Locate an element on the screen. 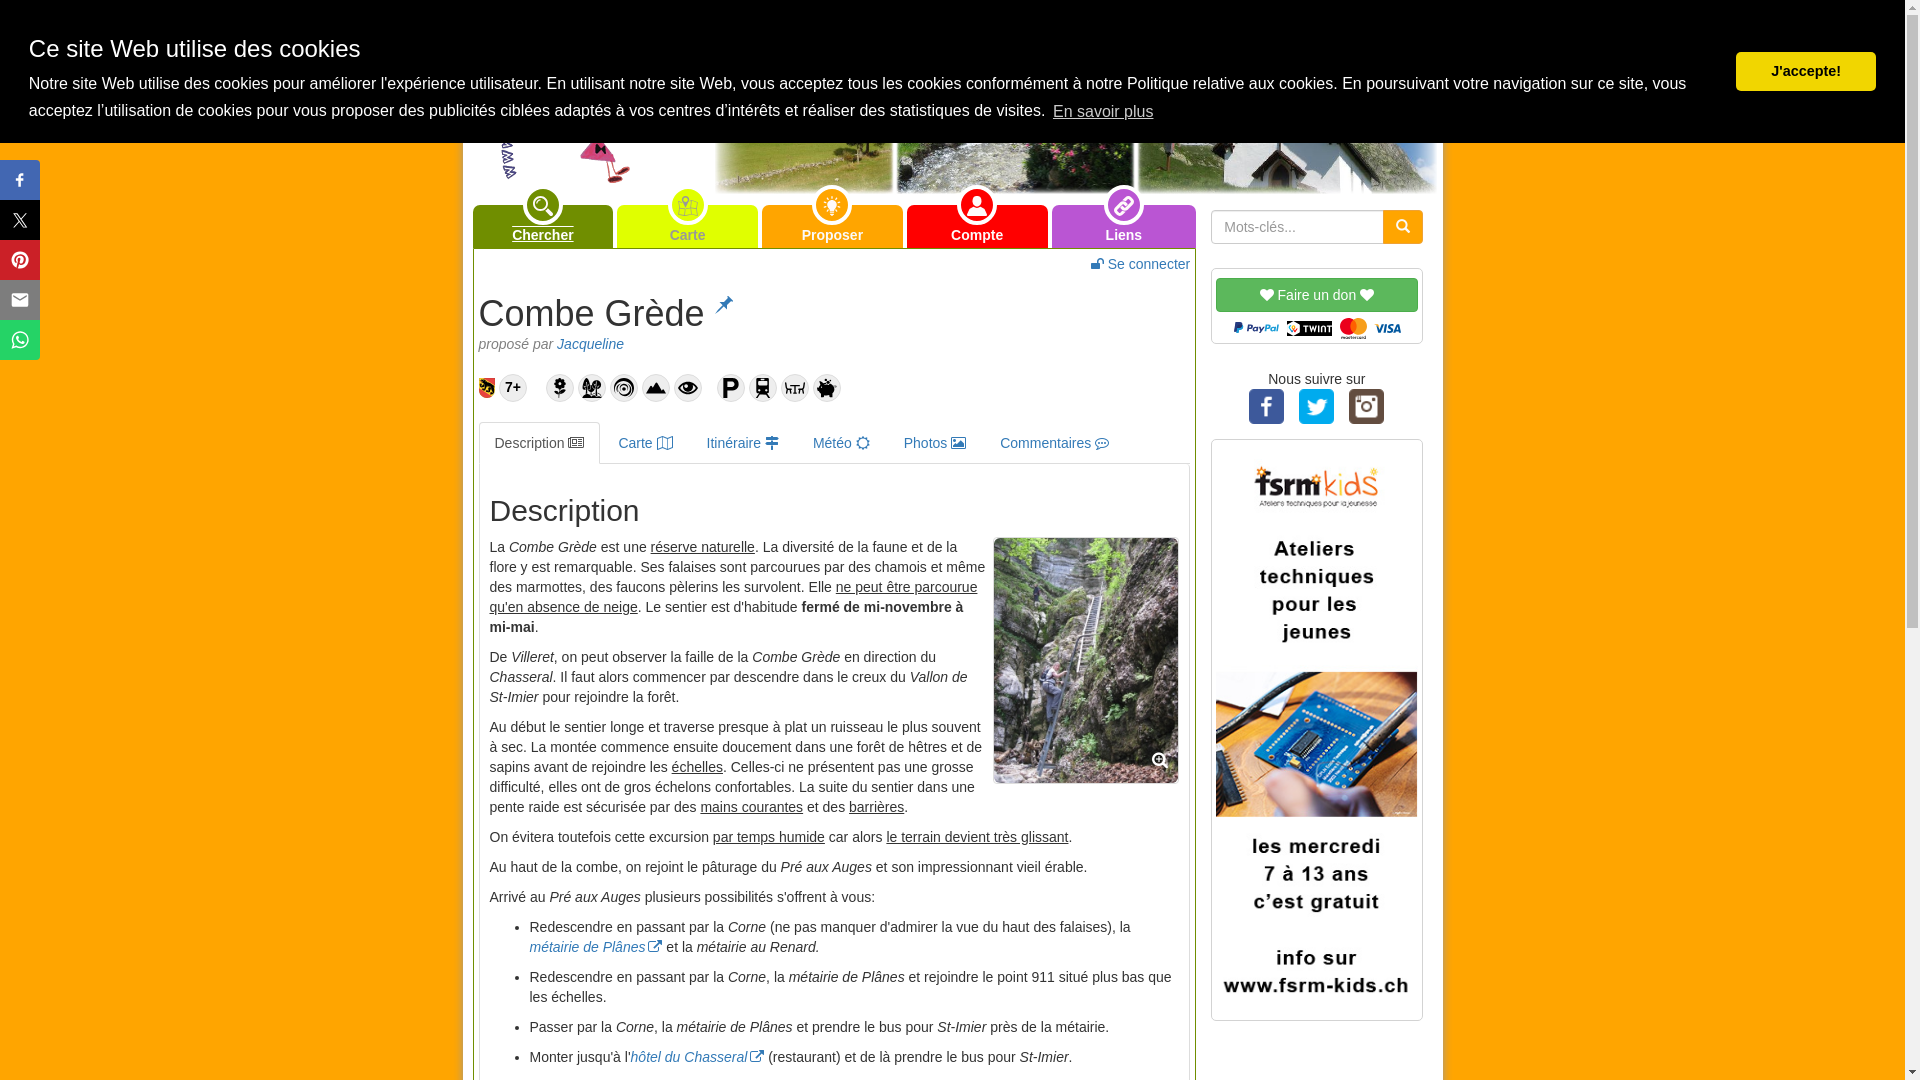 The height and width of the screenshot is (1080, 1920). '7+' is located at coordinates (513, 388).